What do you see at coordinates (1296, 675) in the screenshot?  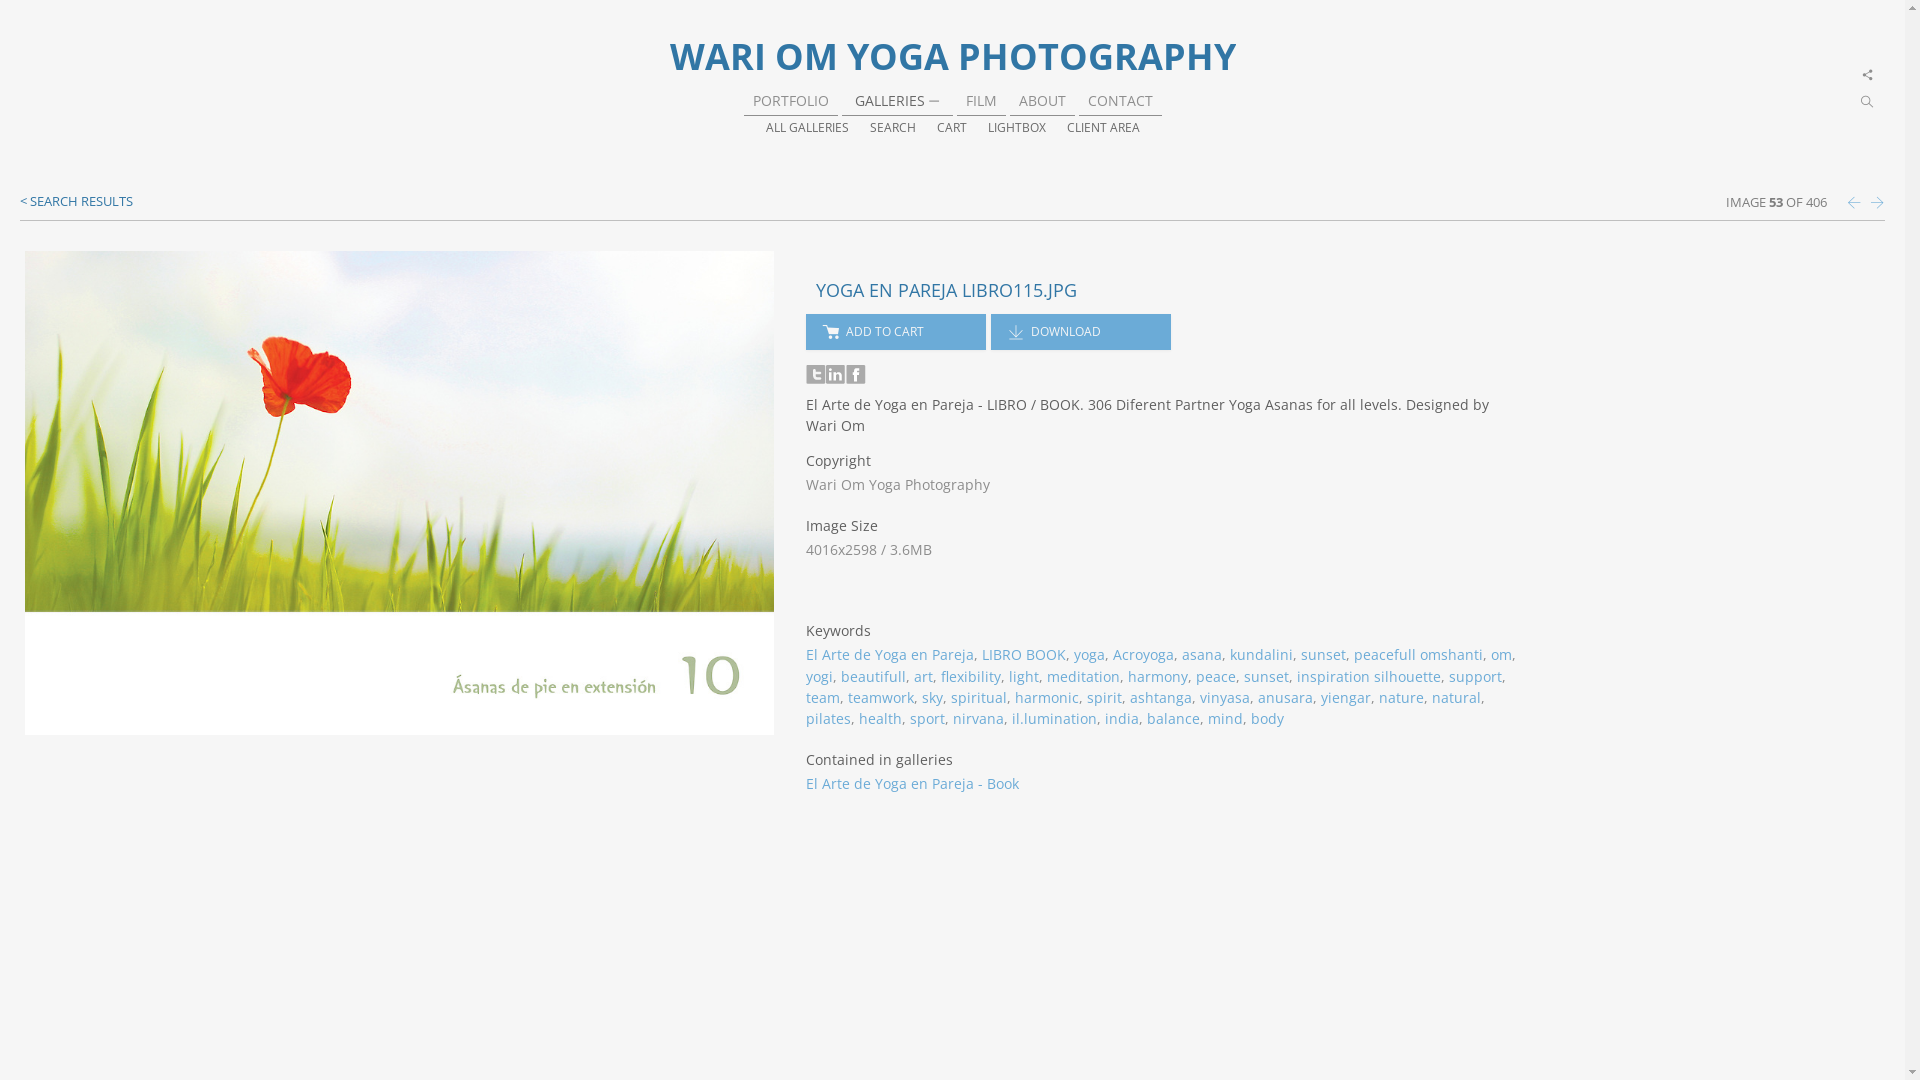 I see `'inspiration silhouette'` at bounding box center [1296, 675].